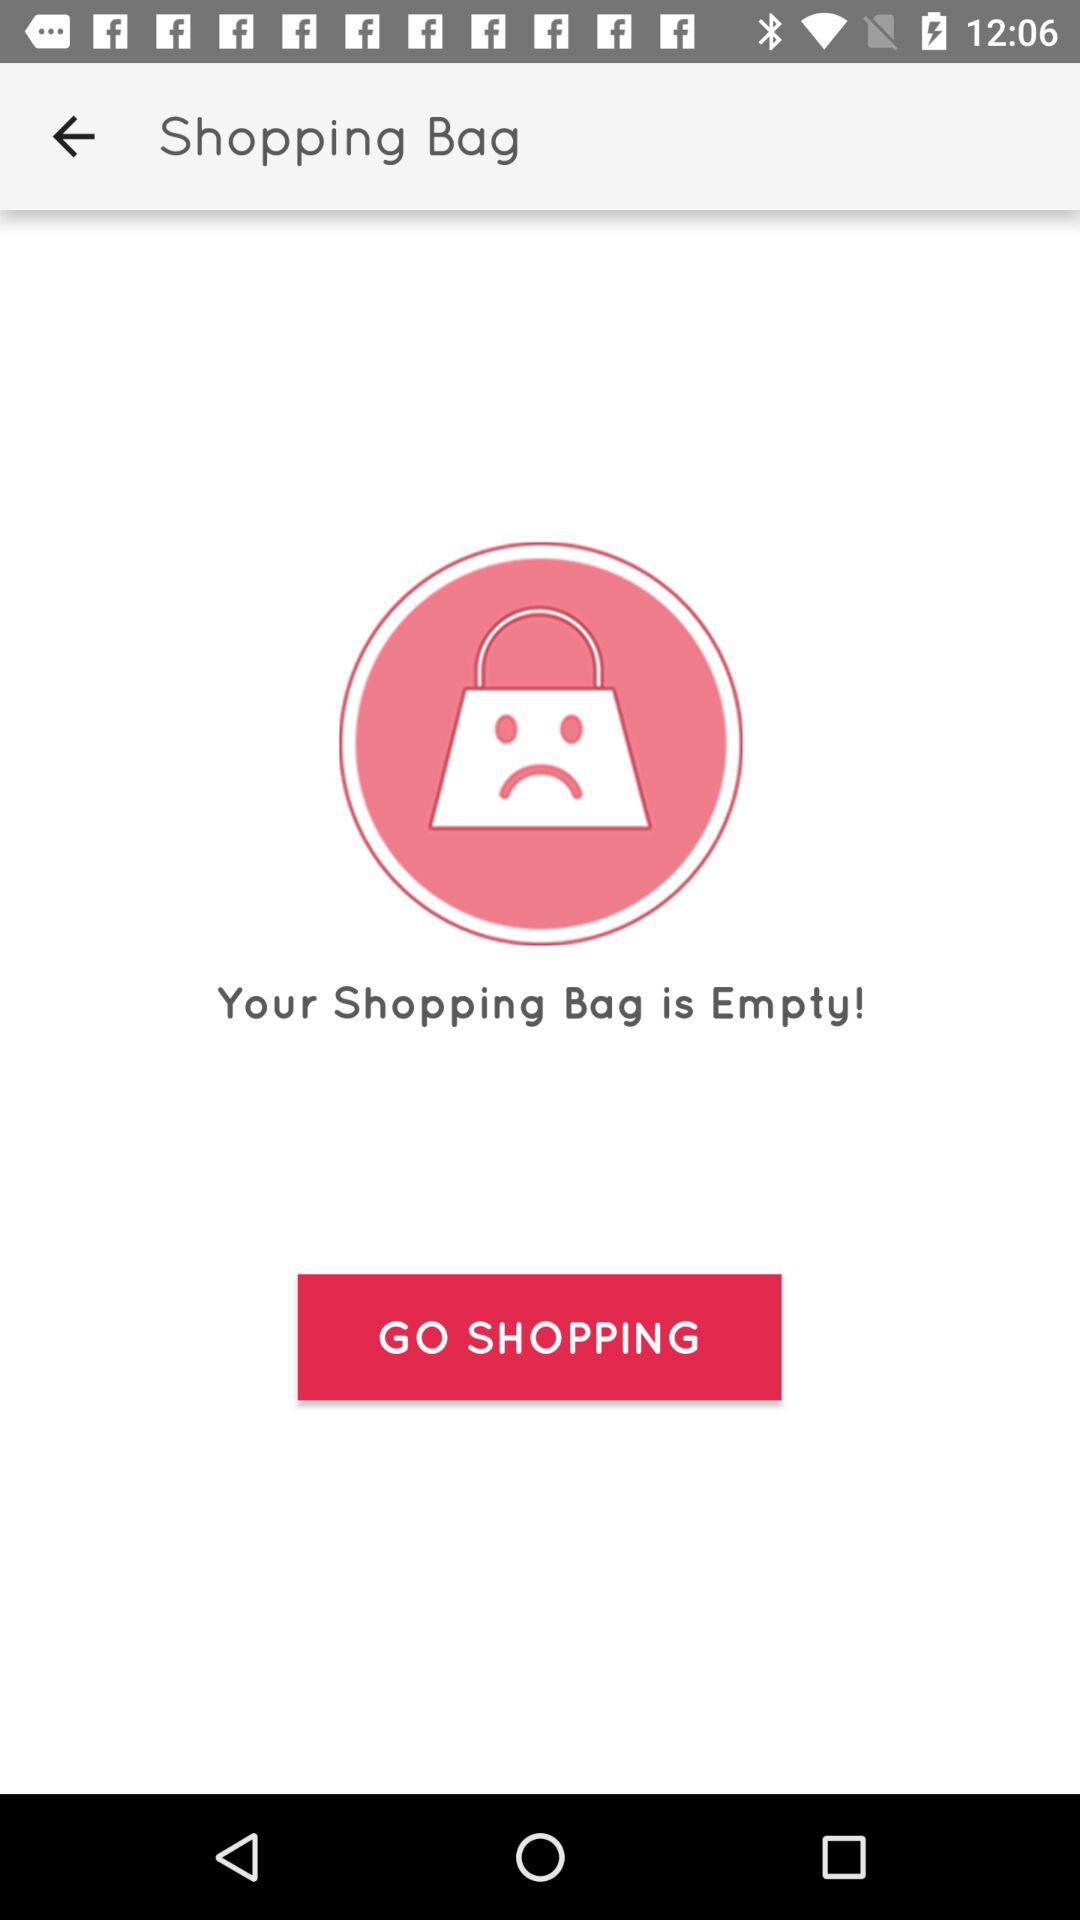 The image size is (1080, 1920). I want to click on the go shopping, so click(538, 1337).